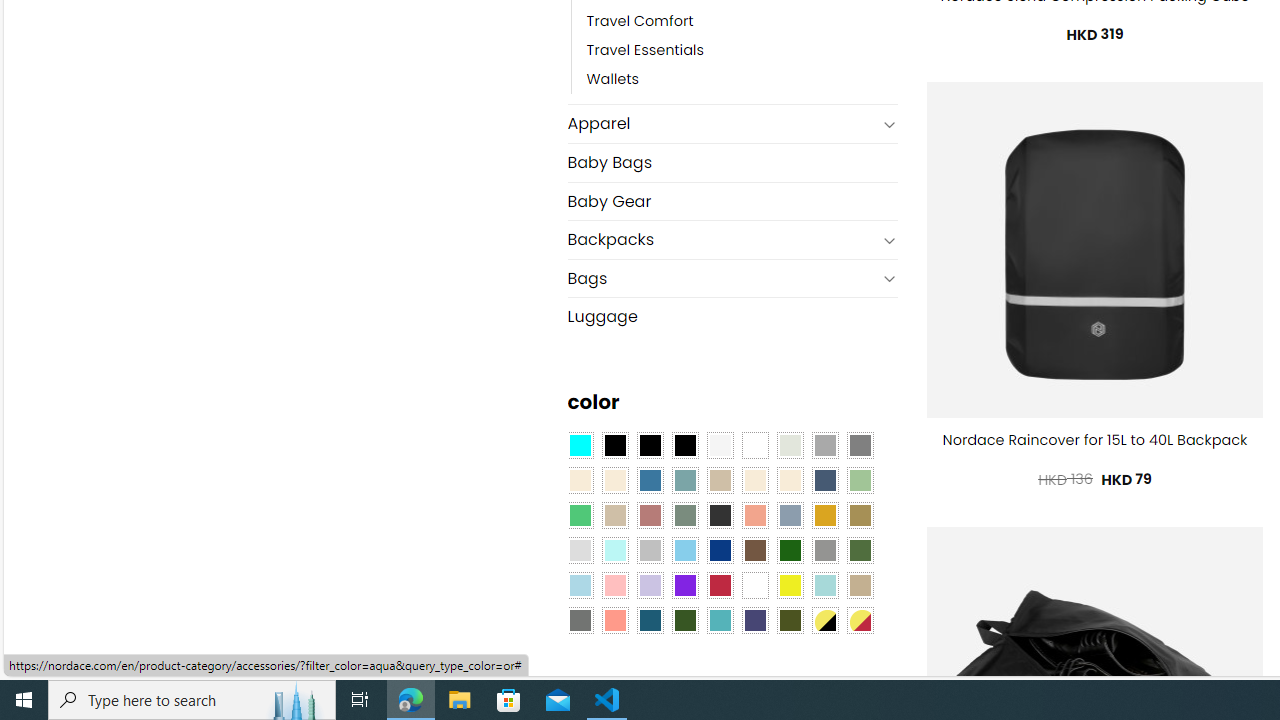 The width and height of the screenshot is (1280, 720). What do you see at coordinates (824, 443) in the screenshot?
I see `'Dark Gray'` at bounding box center [824, 443].